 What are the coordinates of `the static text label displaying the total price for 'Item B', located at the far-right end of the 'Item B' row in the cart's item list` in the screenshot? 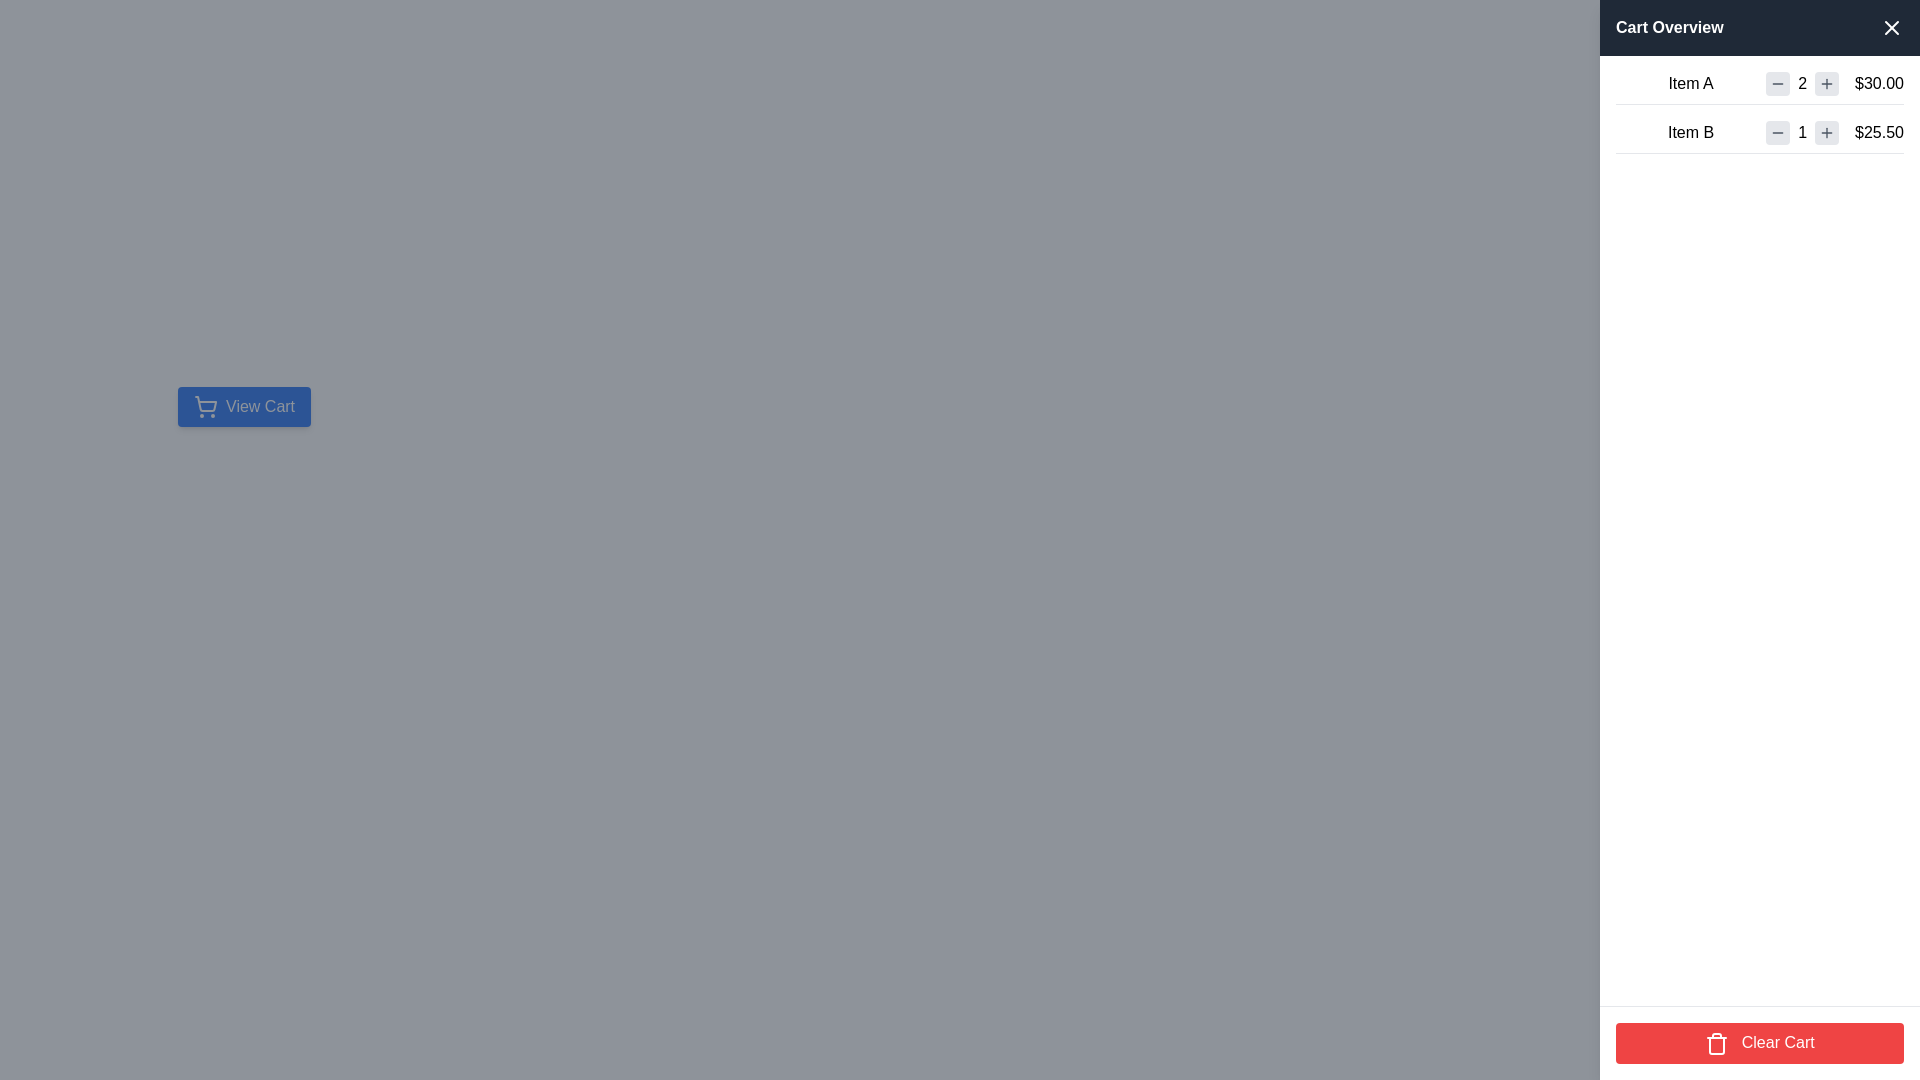 It's located at (1878, 132).